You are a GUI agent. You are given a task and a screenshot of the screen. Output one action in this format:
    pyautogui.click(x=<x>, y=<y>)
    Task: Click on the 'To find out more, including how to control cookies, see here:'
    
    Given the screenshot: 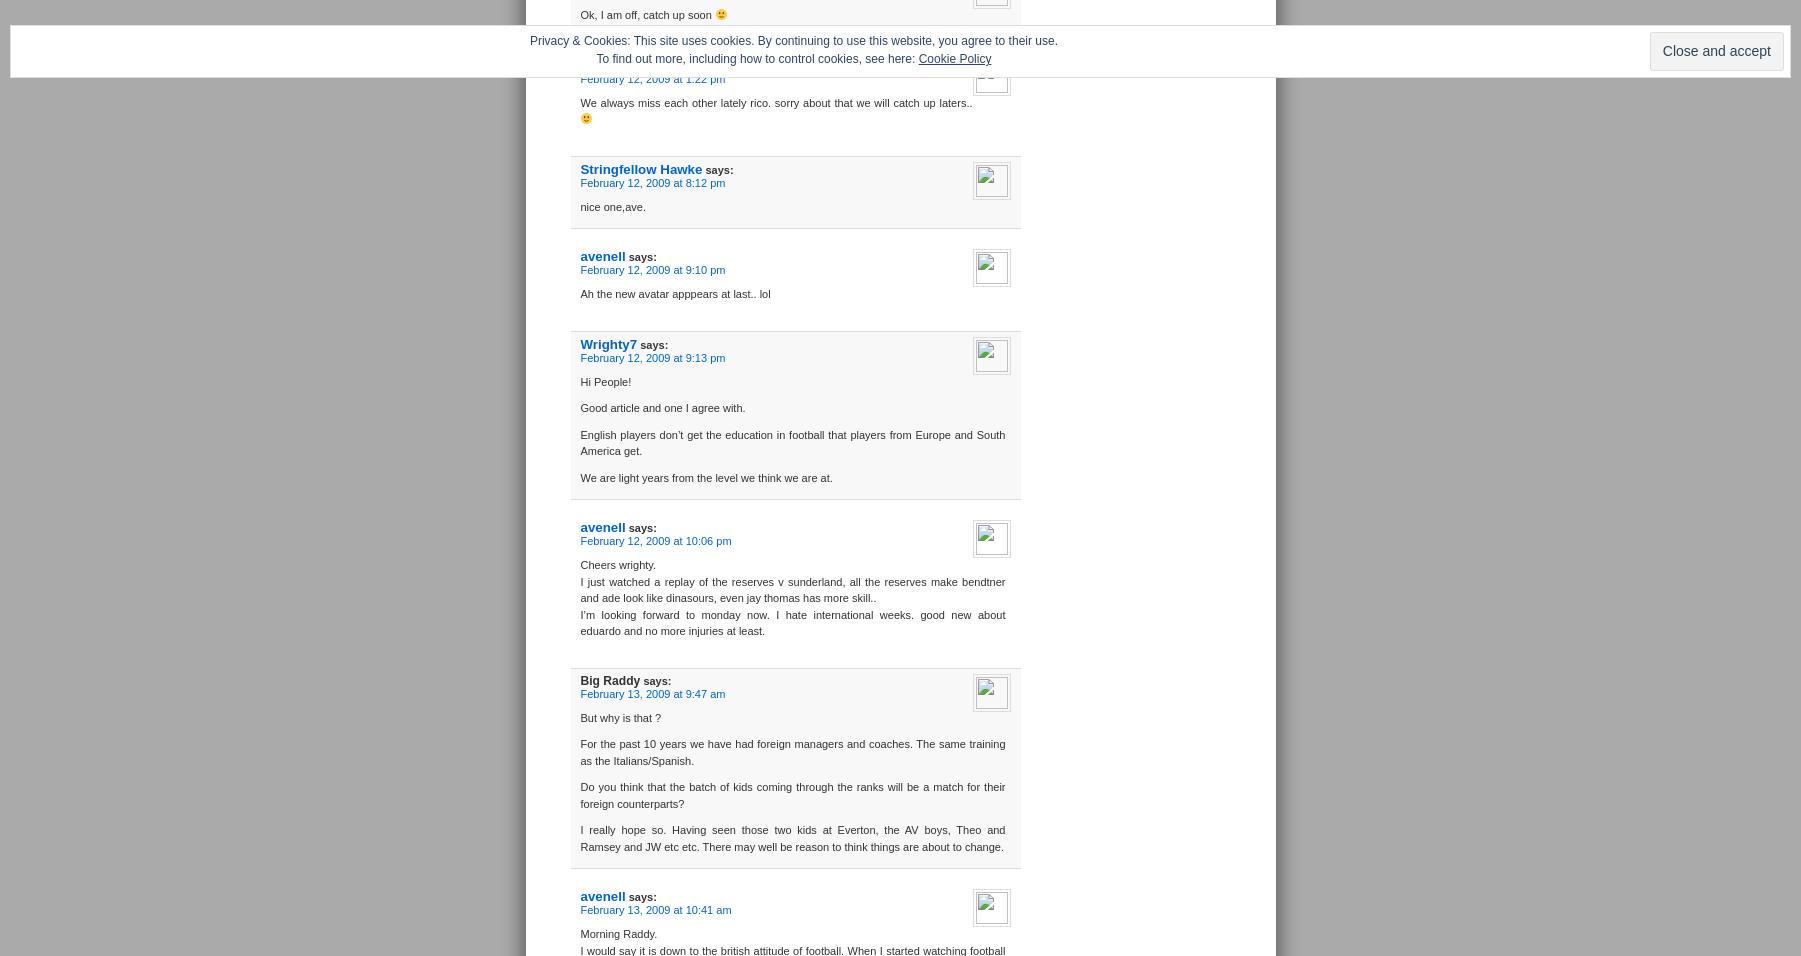 What is the action you would take?
    pyautogui.click(x=756, y=57)
    